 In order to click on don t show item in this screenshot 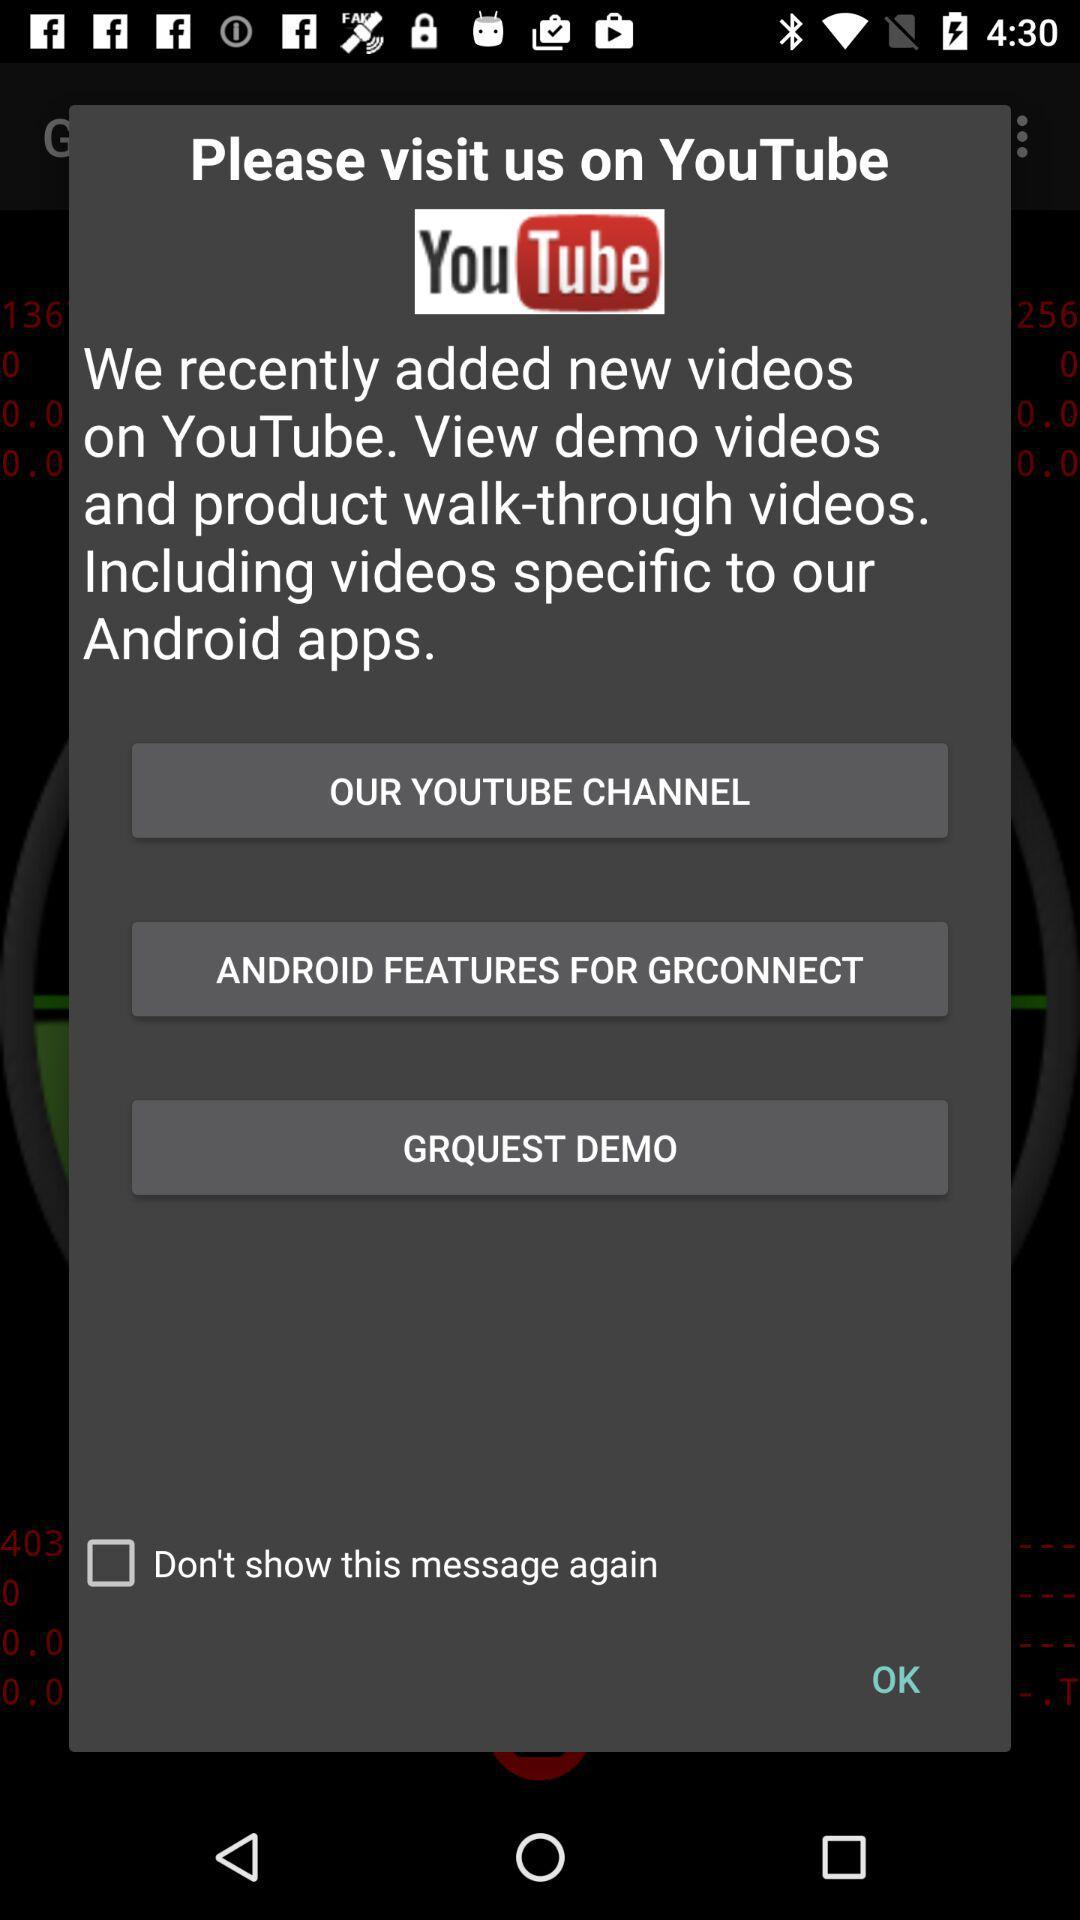, I will do `click(363, 1562)`.